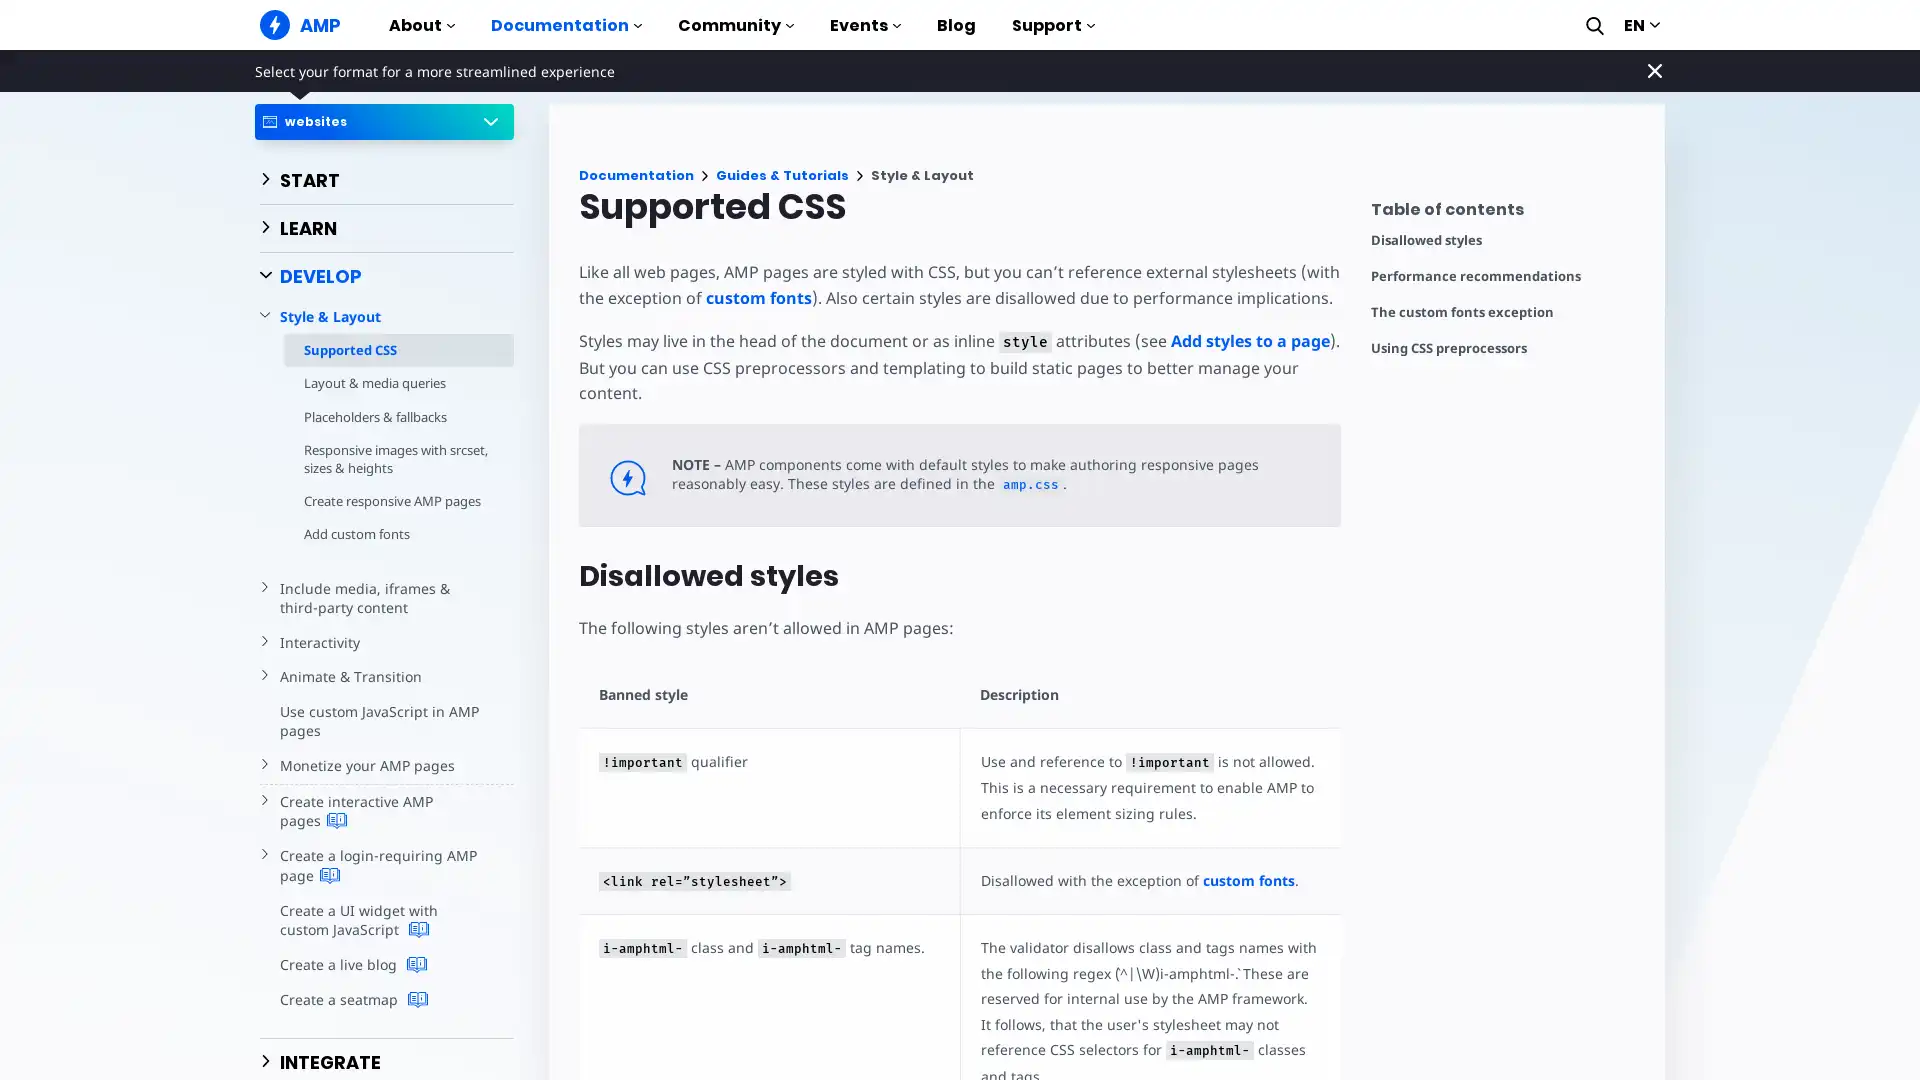 This screenshot has height=1080, width=1920. What do you see at coordinates (1593, 24) in the screenshot?
I see `Search` at bounding box center [1593, 24].